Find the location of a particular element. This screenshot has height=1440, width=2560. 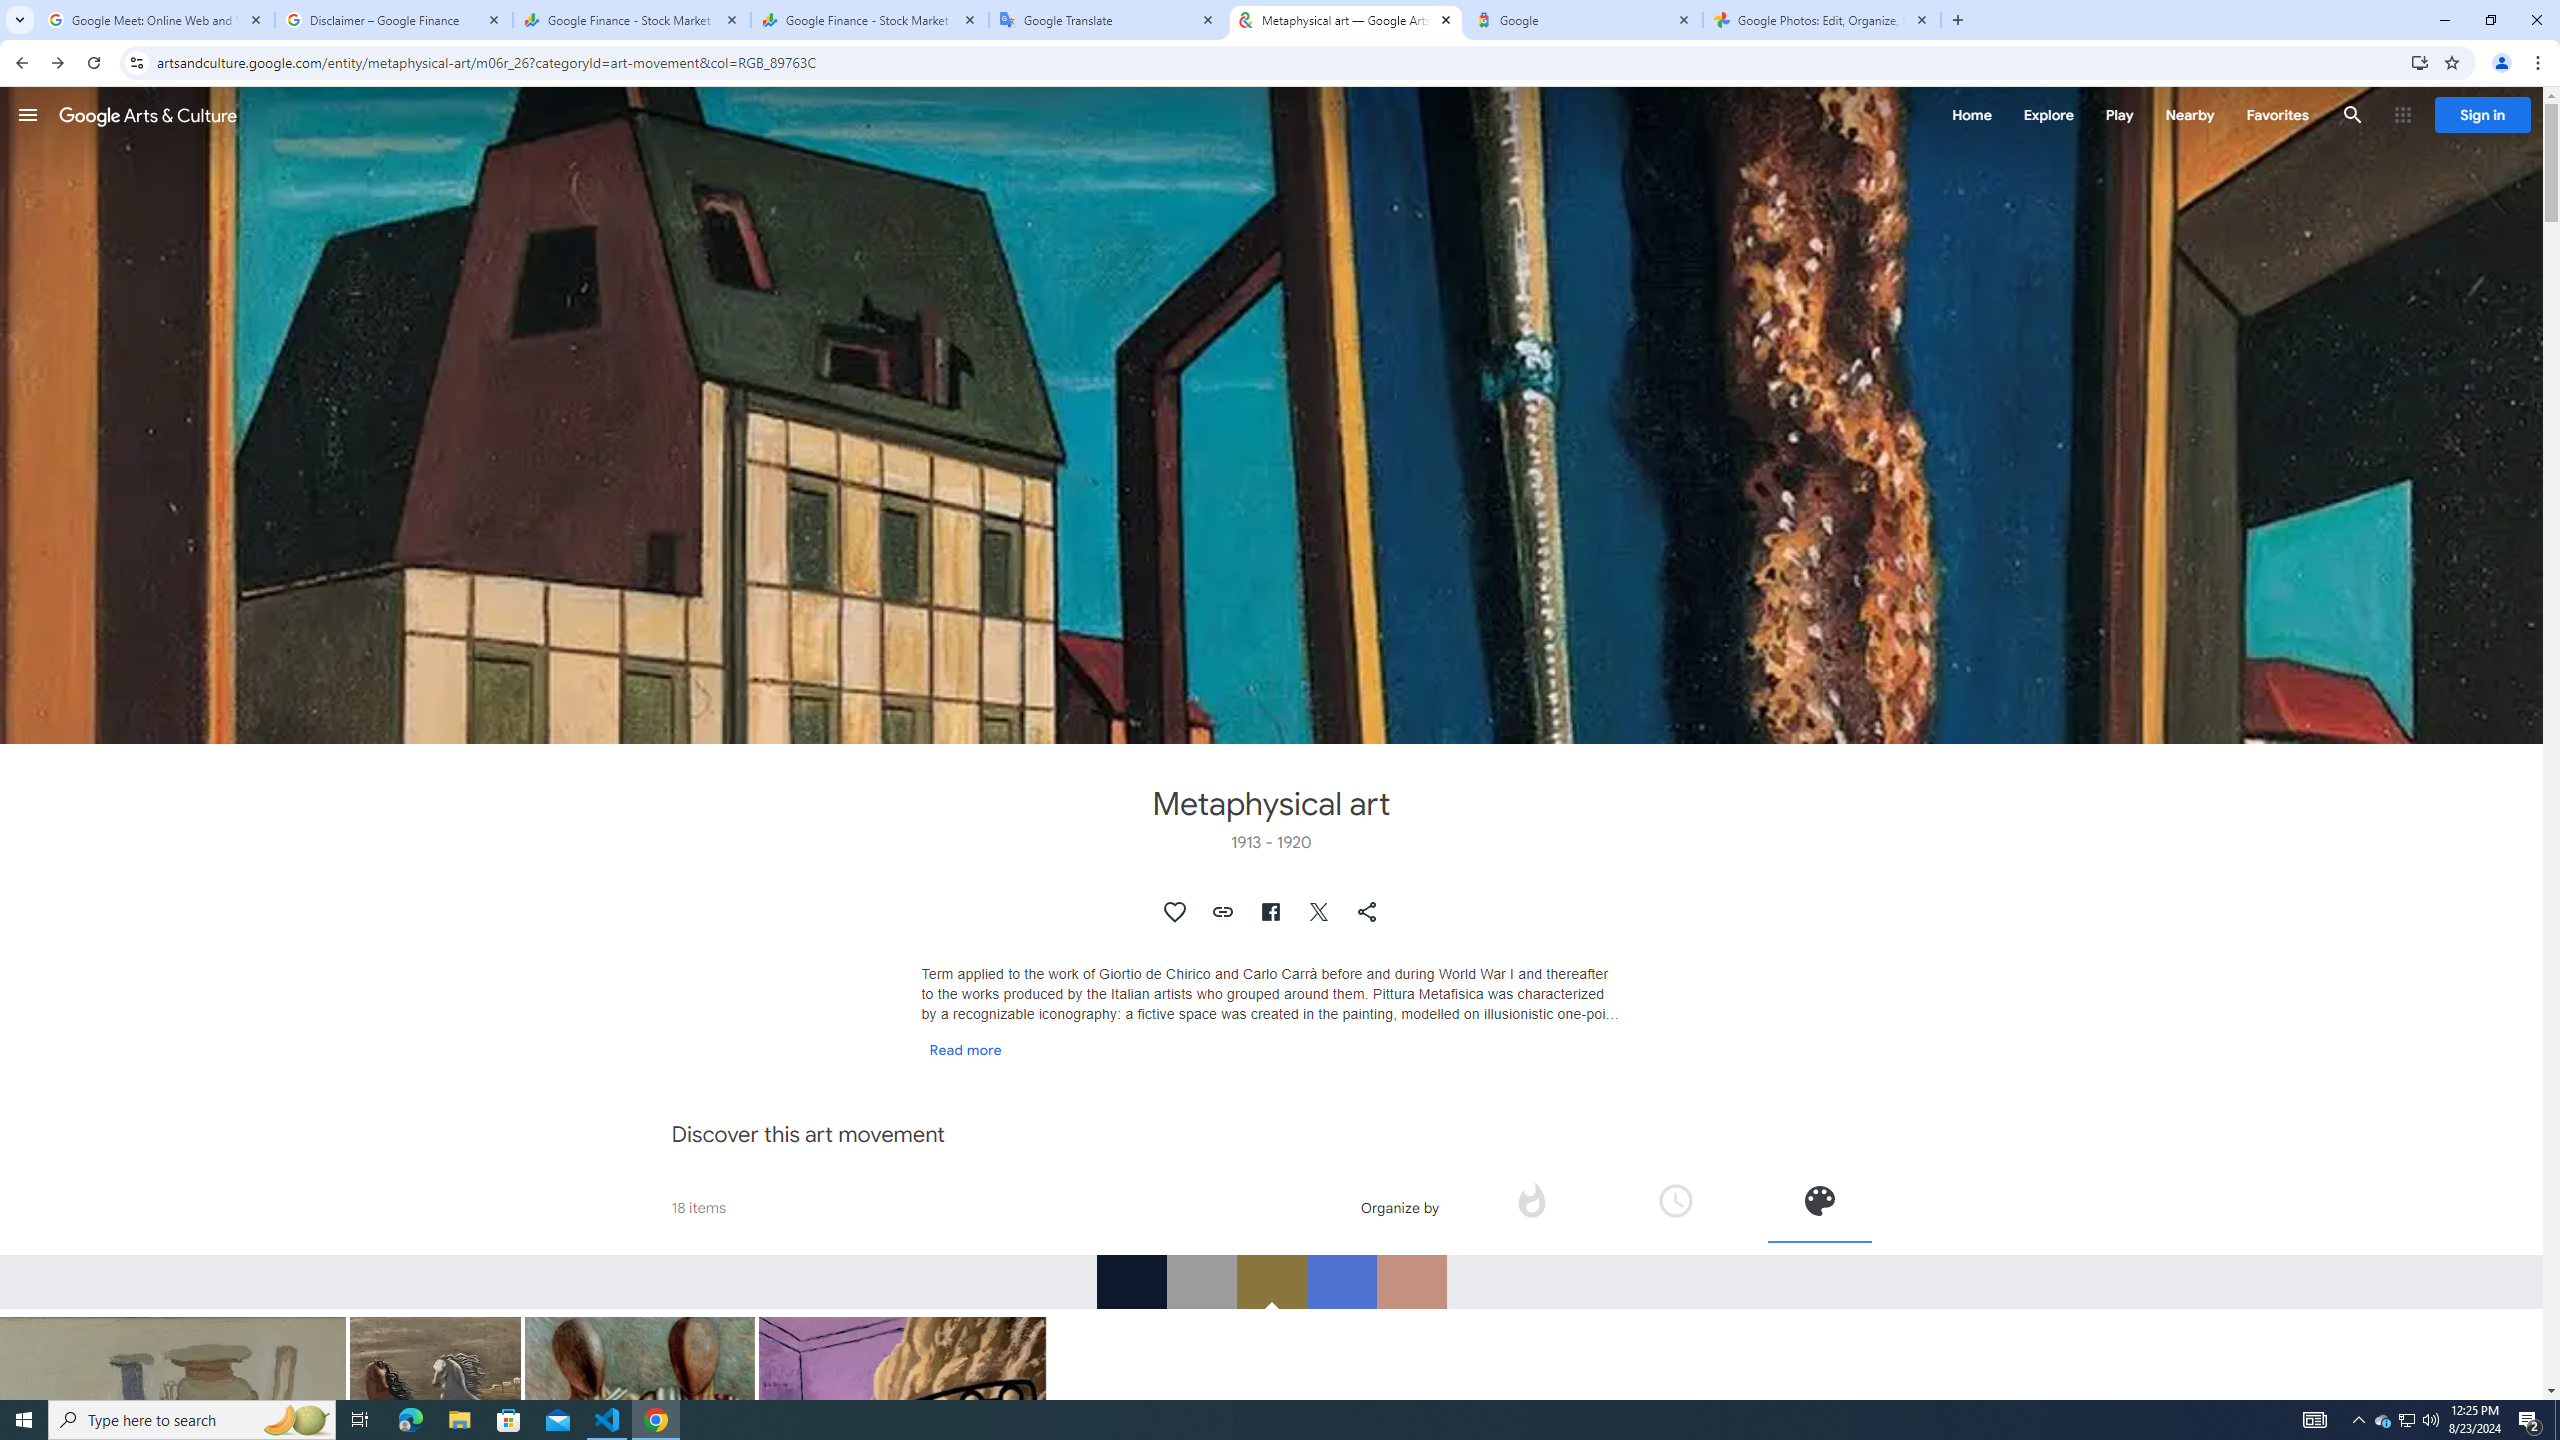

'Favorites' is located at coordinates (2276, 114).